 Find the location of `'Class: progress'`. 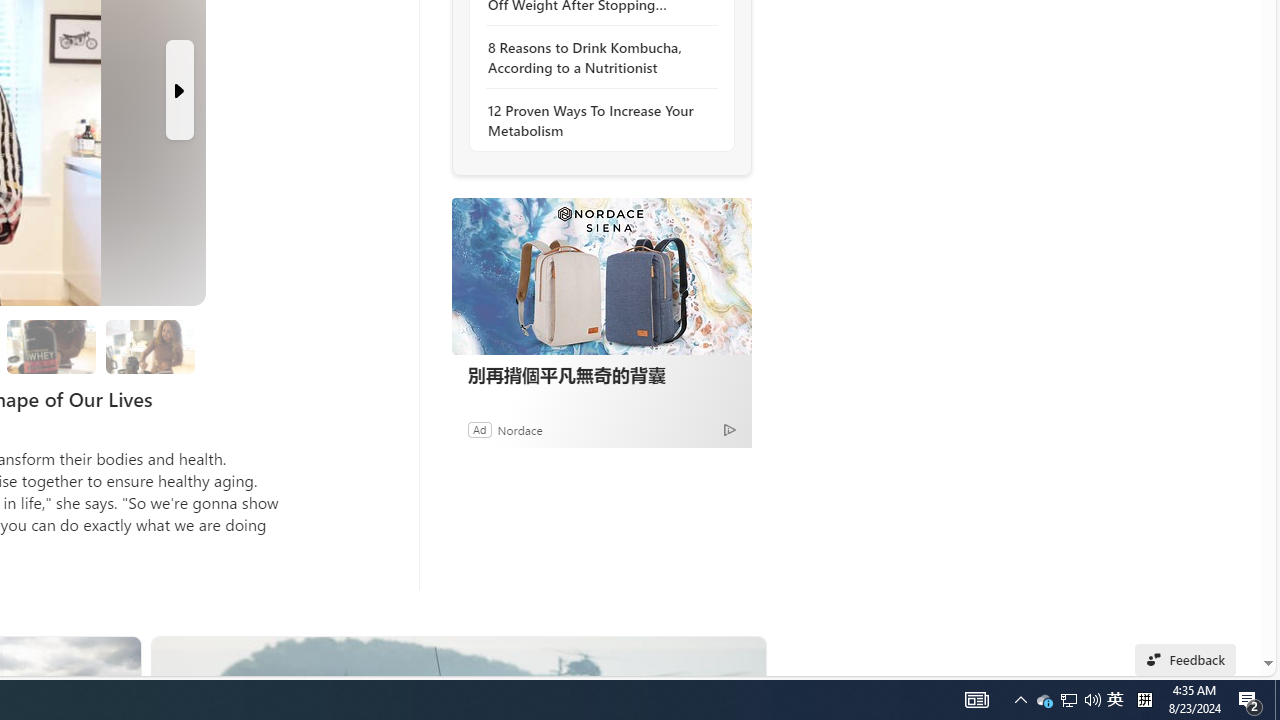

'Class: progress' is located at coordinates (149, 342).